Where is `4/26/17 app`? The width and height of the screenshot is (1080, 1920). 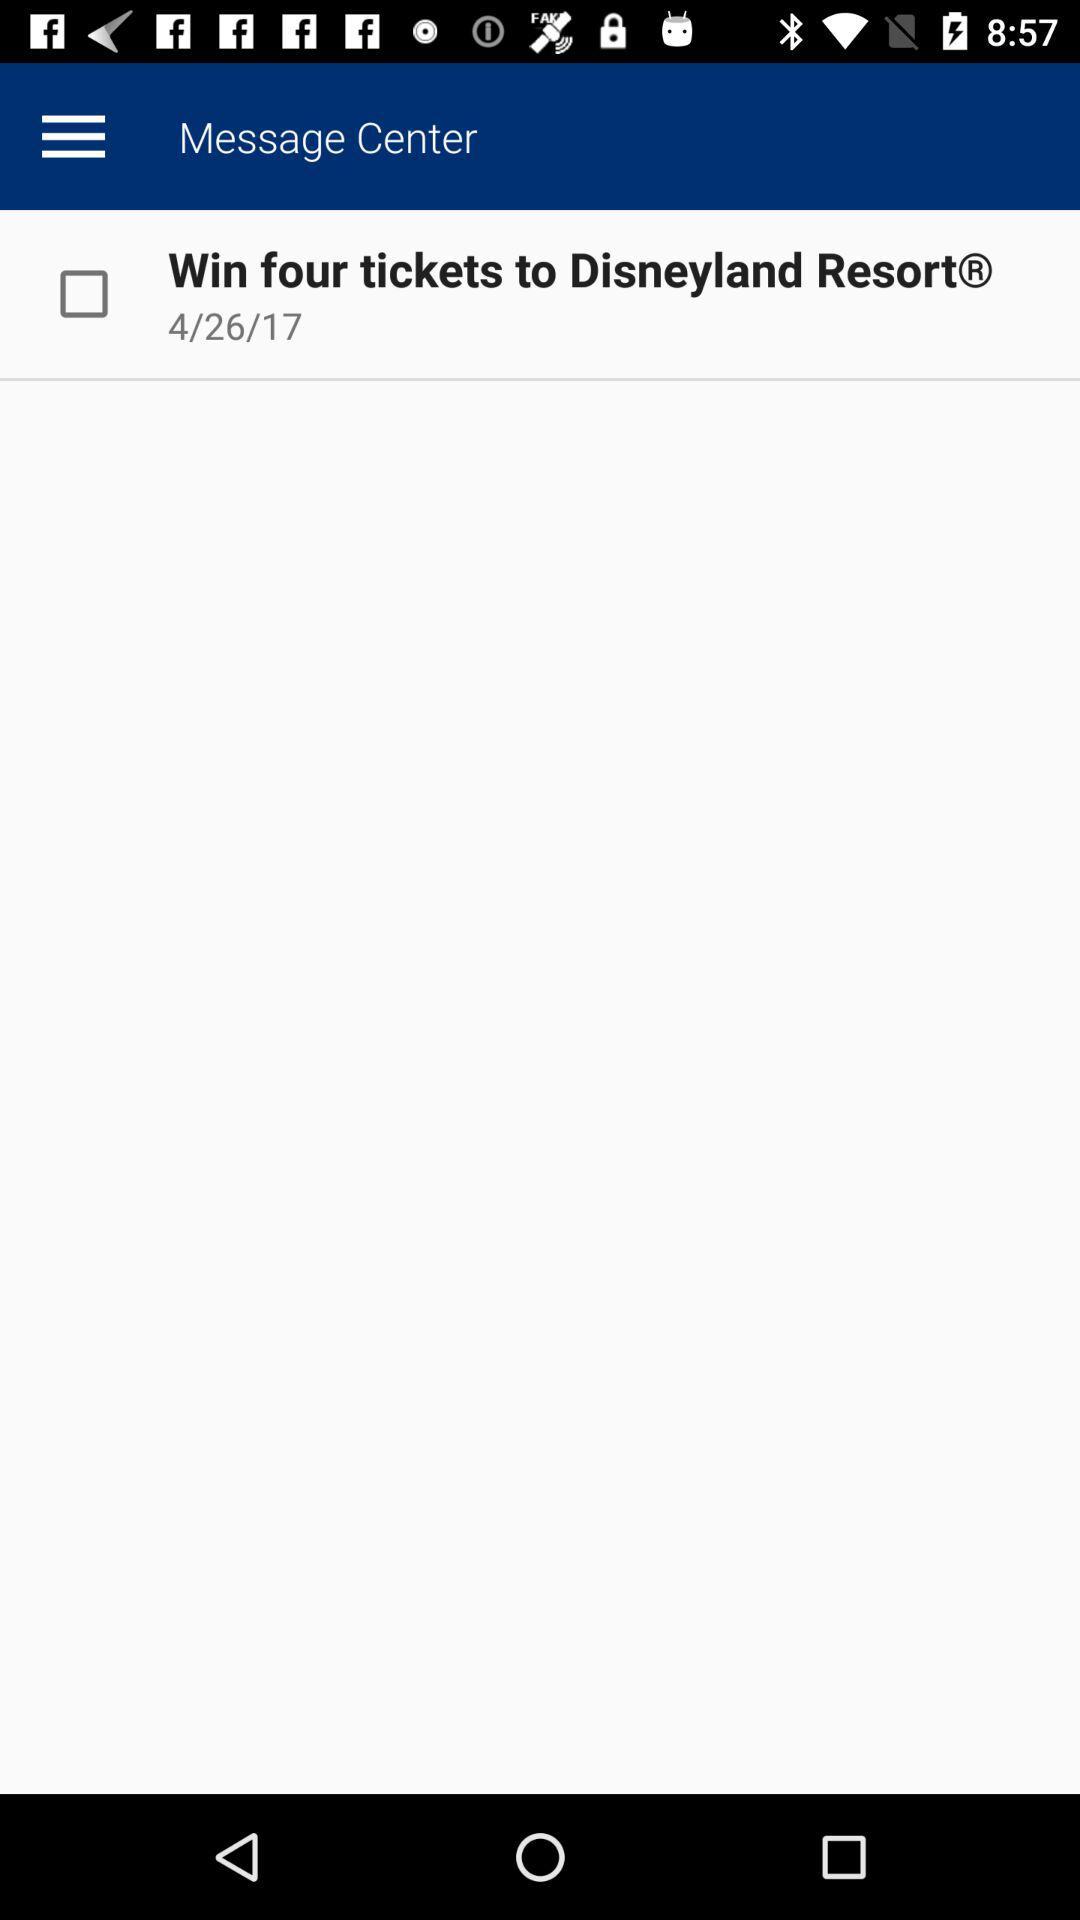 4/26/17 app is located at coordinates (234, 325).